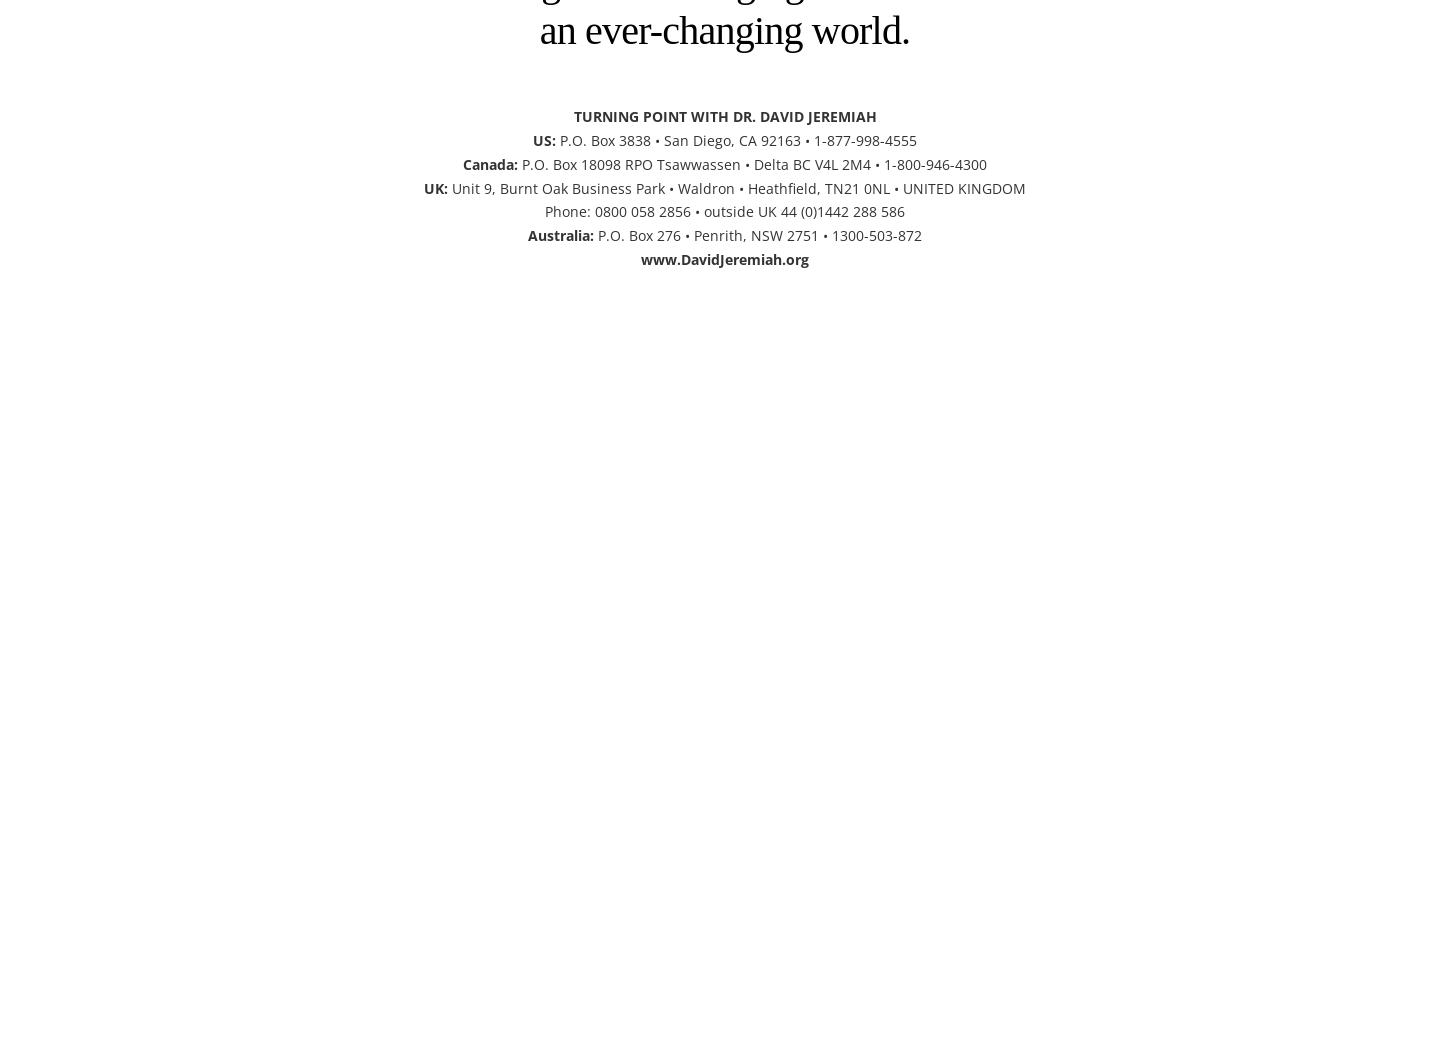 Image resolution: width=1450 pixels, height=1047 pixels. Describe the element at coordinates (594, 234) in the screenshot. I see `'P.O. Box 276 • Penrith, NSW 2751 • 1300-503-872'` at that location.